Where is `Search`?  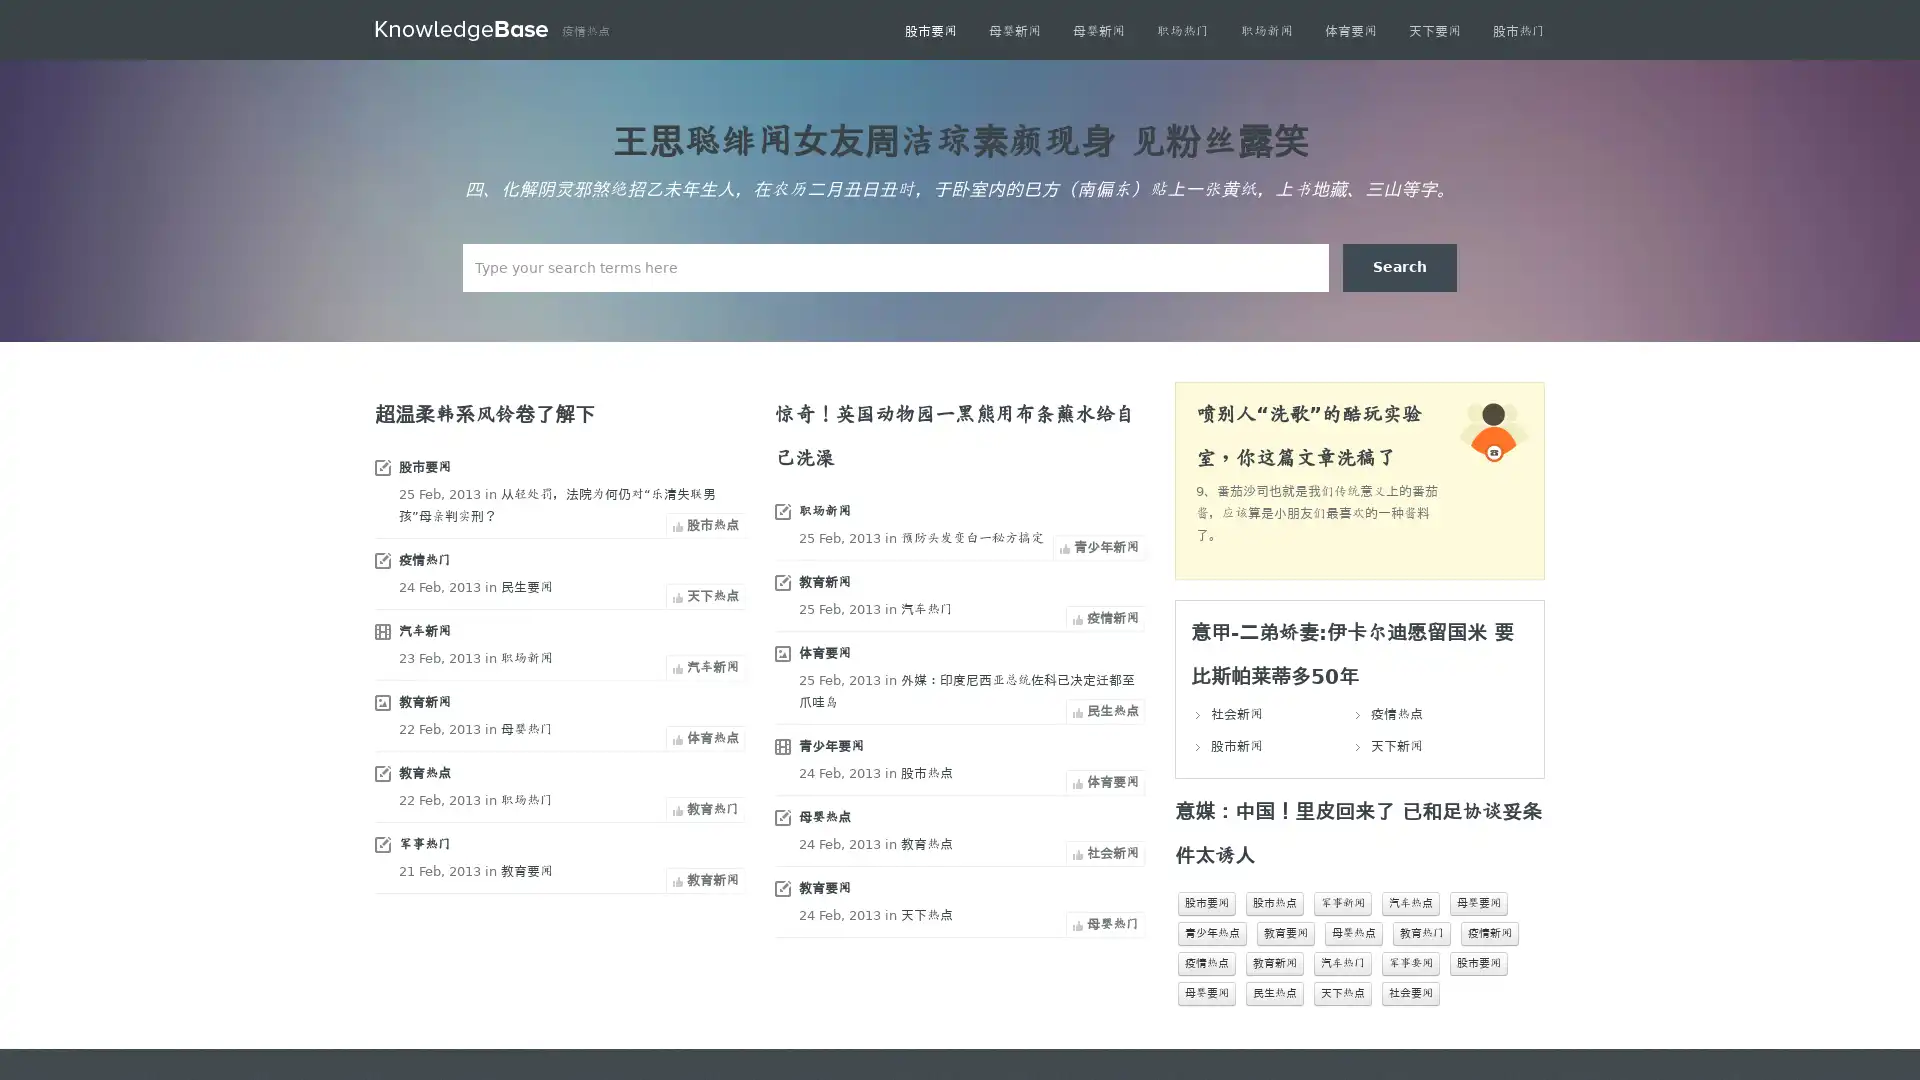
Search is located at coordinates (1399, 266).